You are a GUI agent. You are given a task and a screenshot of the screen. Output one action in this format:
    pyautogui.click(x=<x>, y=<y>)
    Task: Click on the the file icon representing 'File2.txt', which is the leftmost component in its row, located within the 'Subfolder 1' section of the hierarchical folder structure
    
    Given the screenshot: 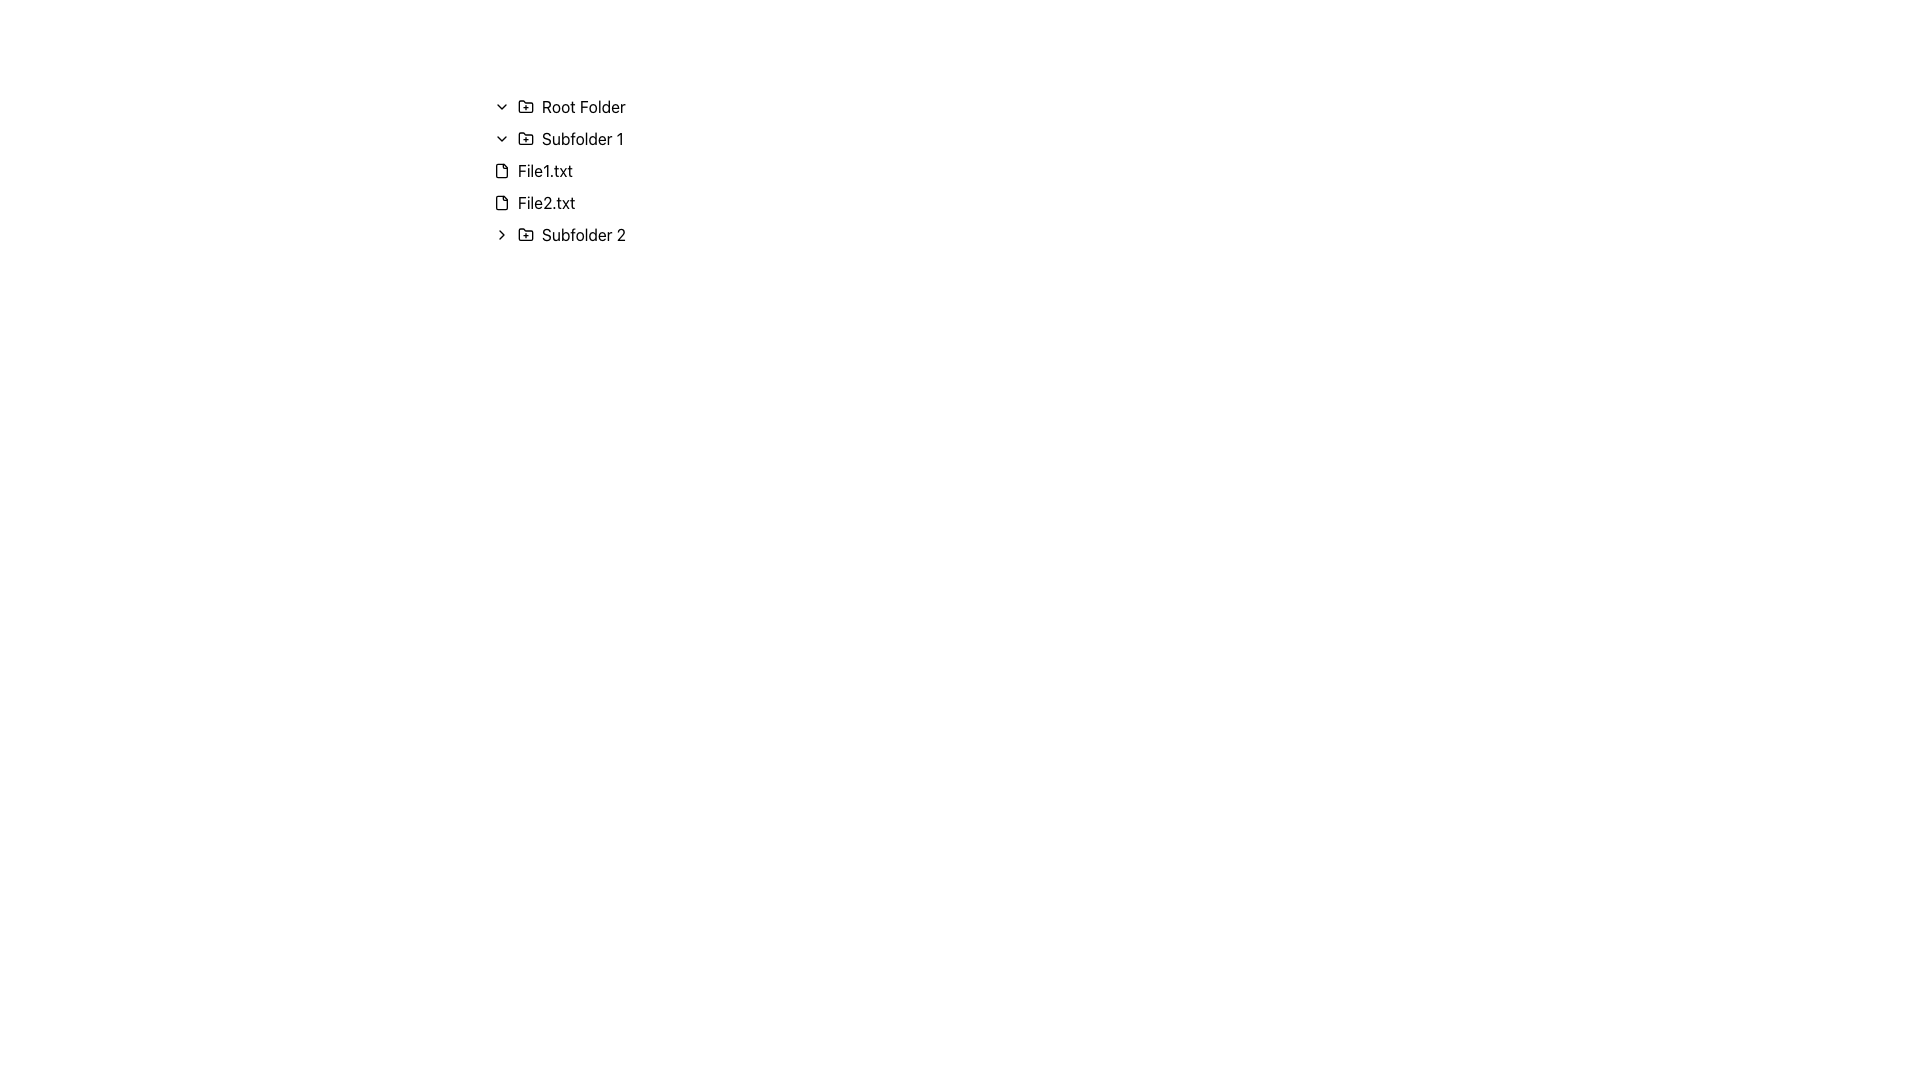 What is the action you would take?
    pyautogui.click(x=502, y=203)
    